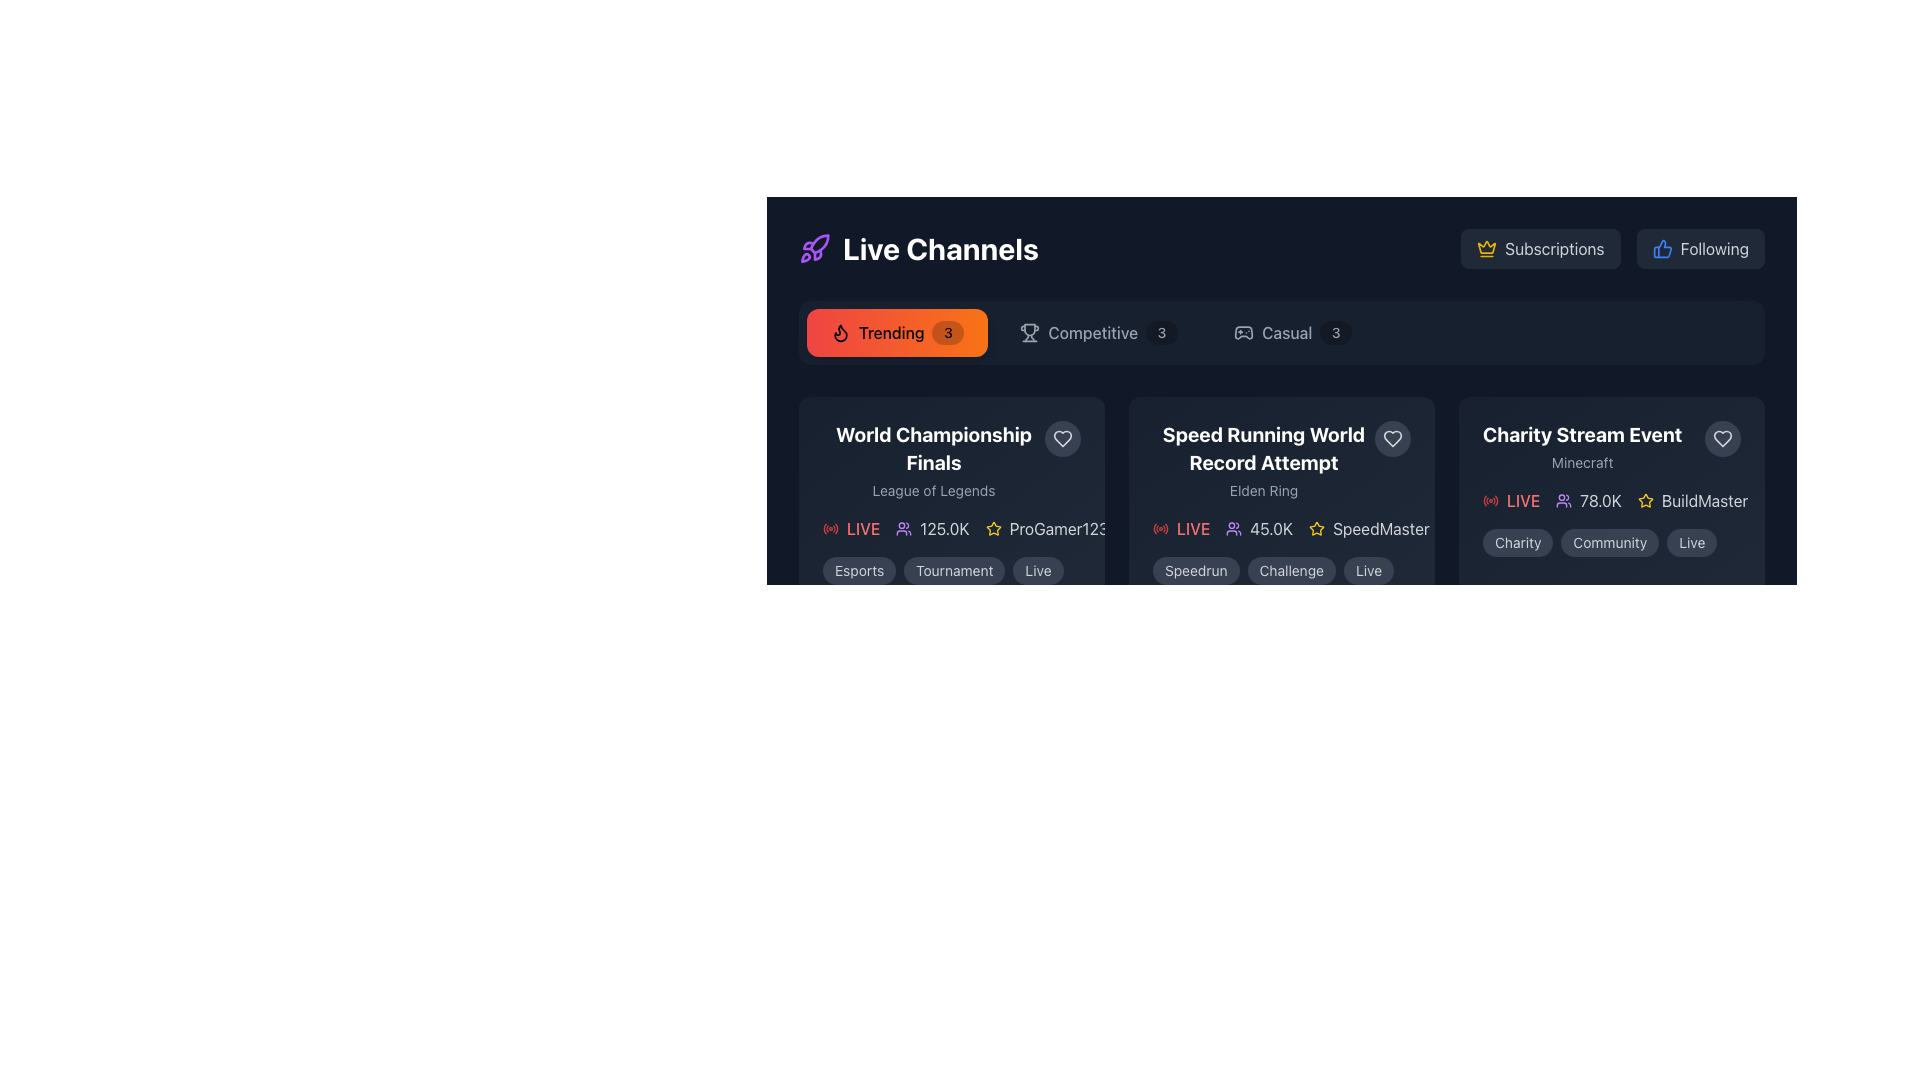 This screenshot has width=1920, height=1080. Describe the element at coordinates (1522, 500) in the screenshot. I see `the text label indicating the live broadcasting status of the Charity Stream Event, located to the right of the pulsing red icon in the Trending section under Live Channels` at that location.